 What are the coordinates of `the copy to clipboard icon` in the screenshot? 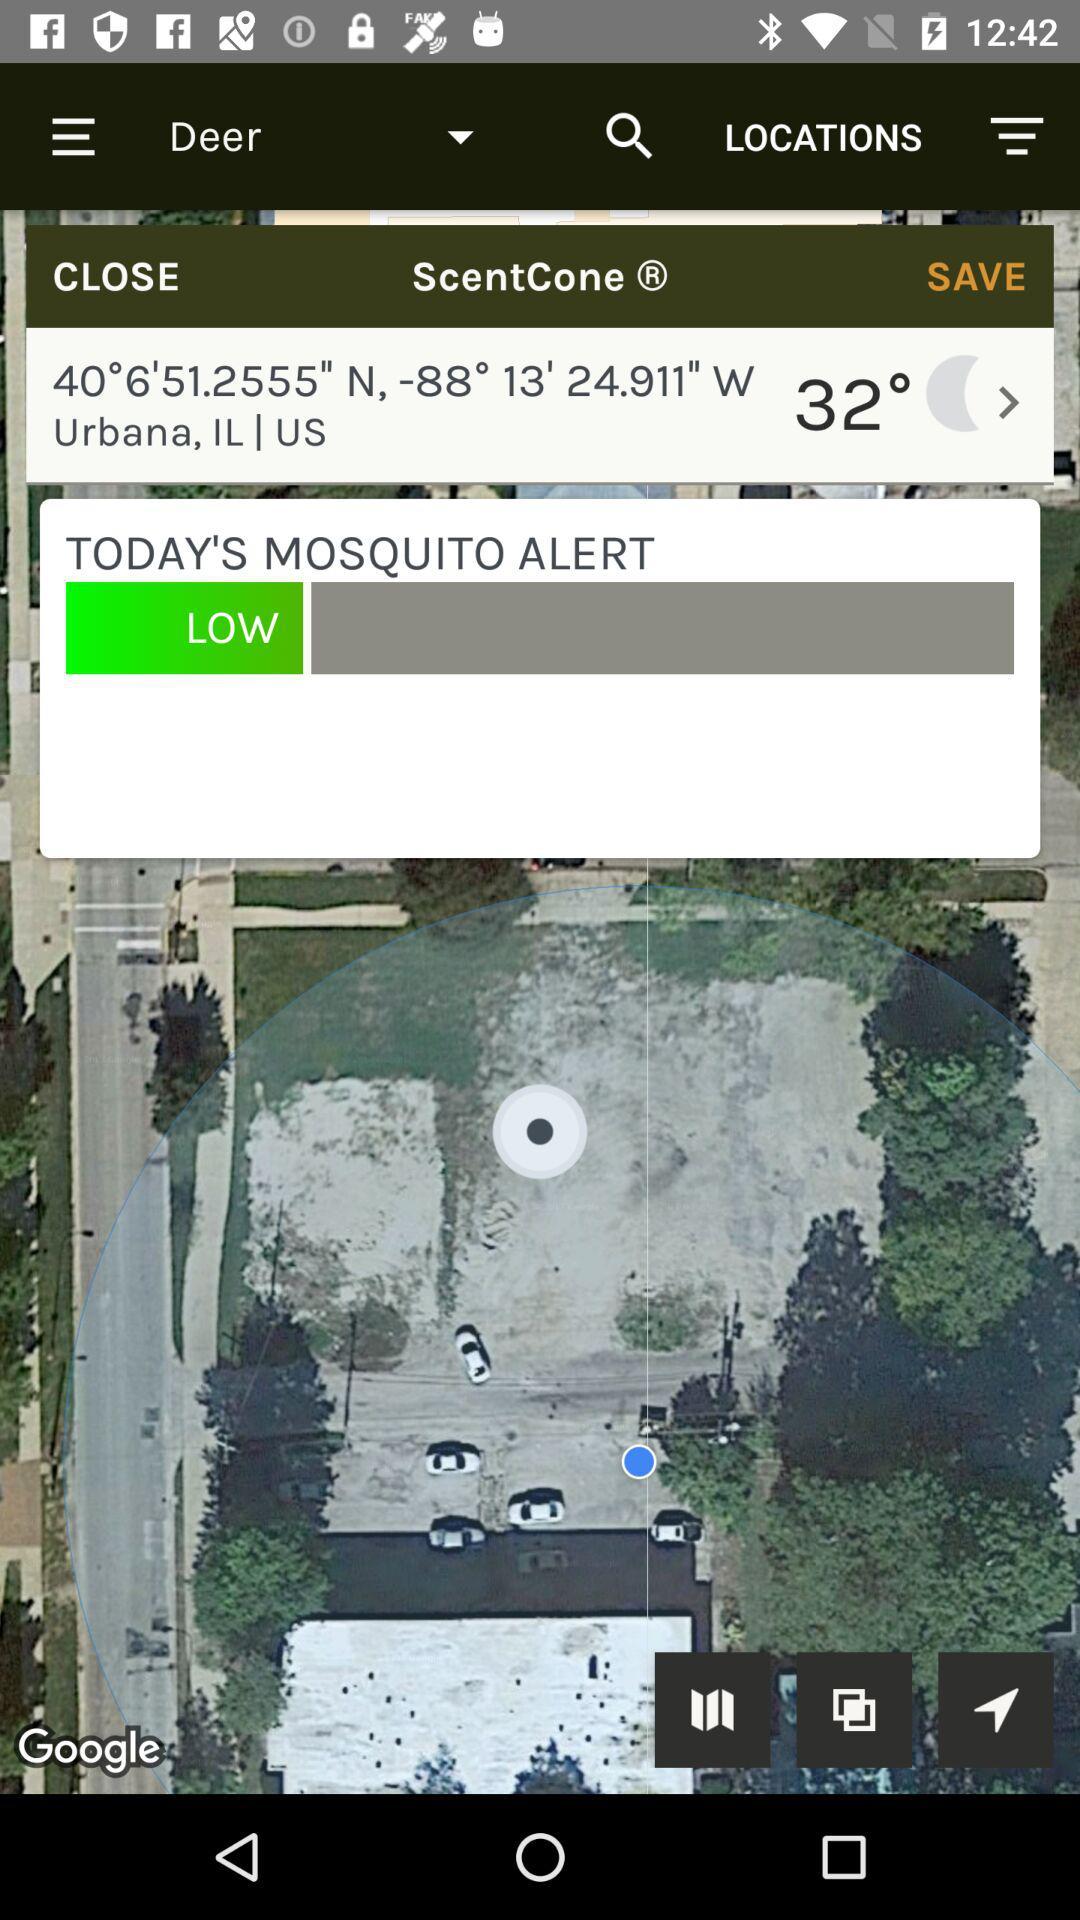 It's located at (854, 1708).